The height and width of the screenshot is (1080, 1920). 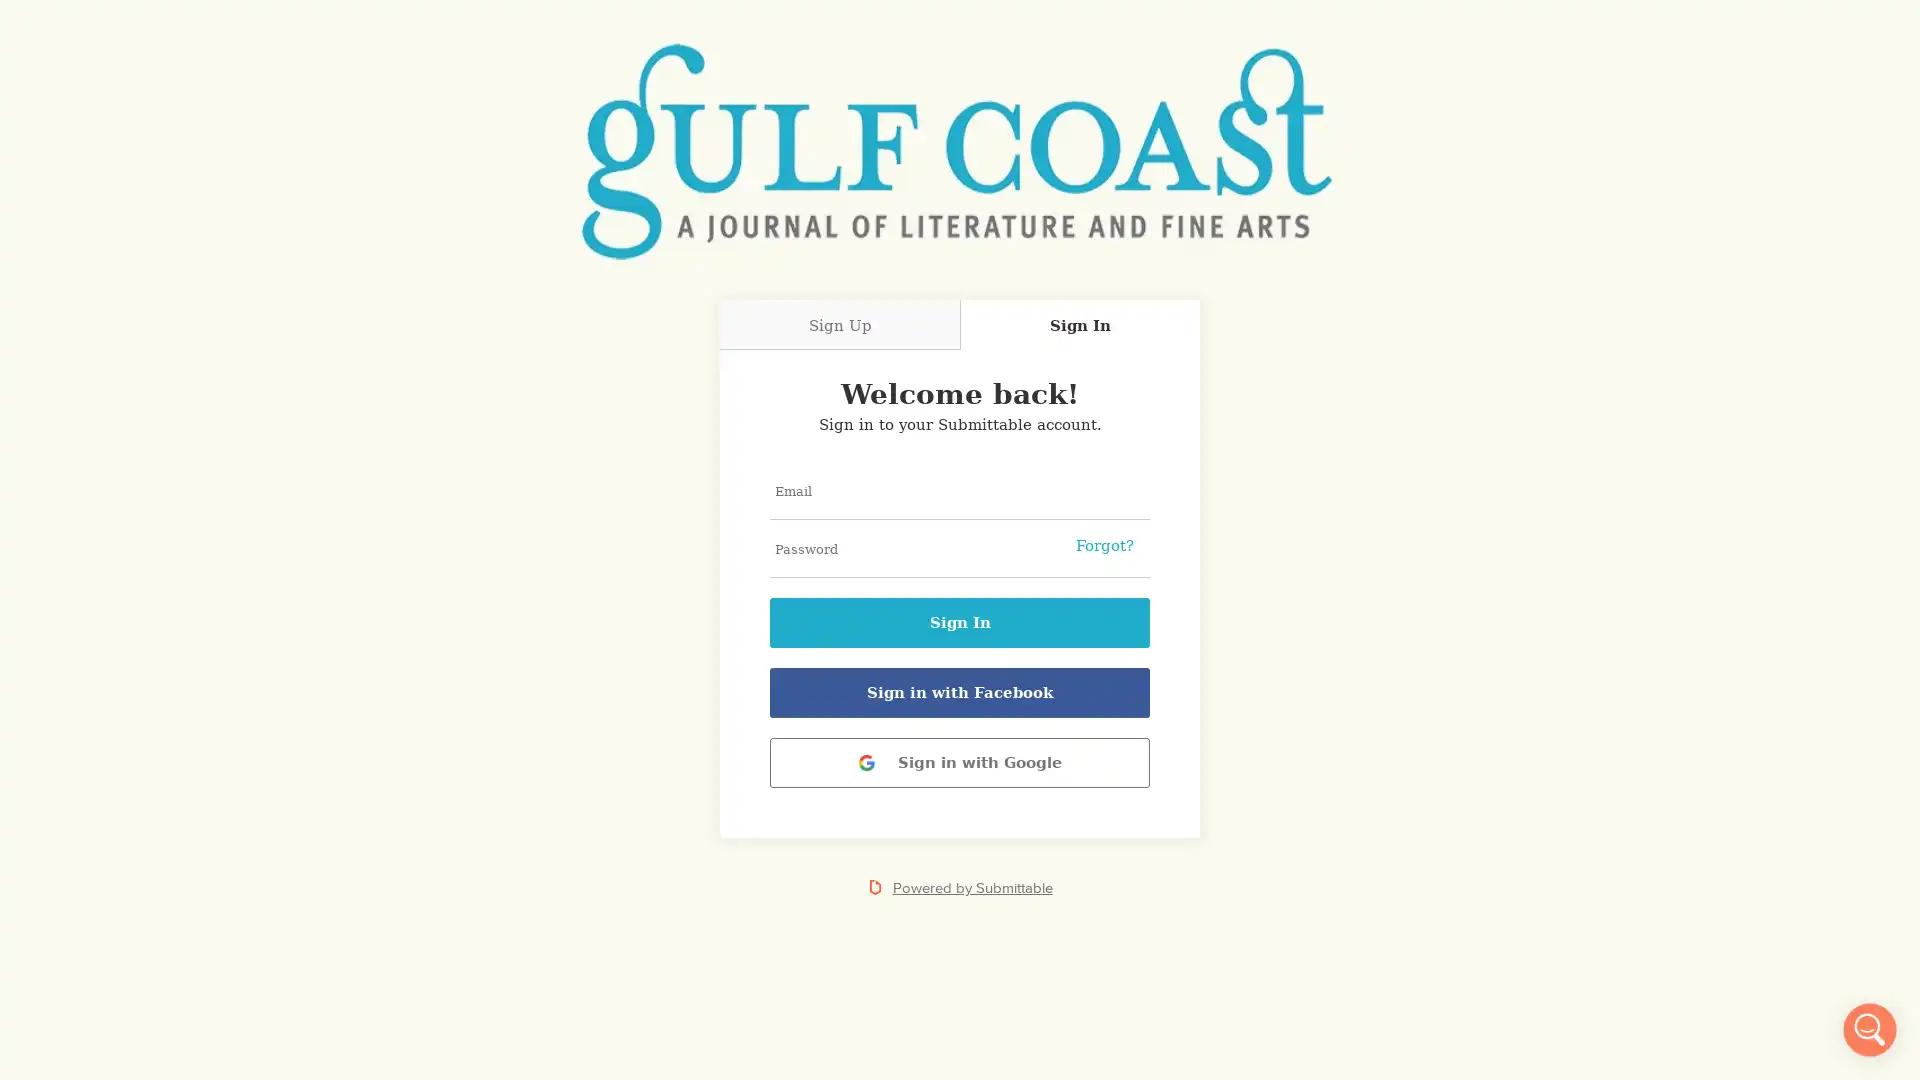 I want to click on Sign In, so click(x=960, y=622).